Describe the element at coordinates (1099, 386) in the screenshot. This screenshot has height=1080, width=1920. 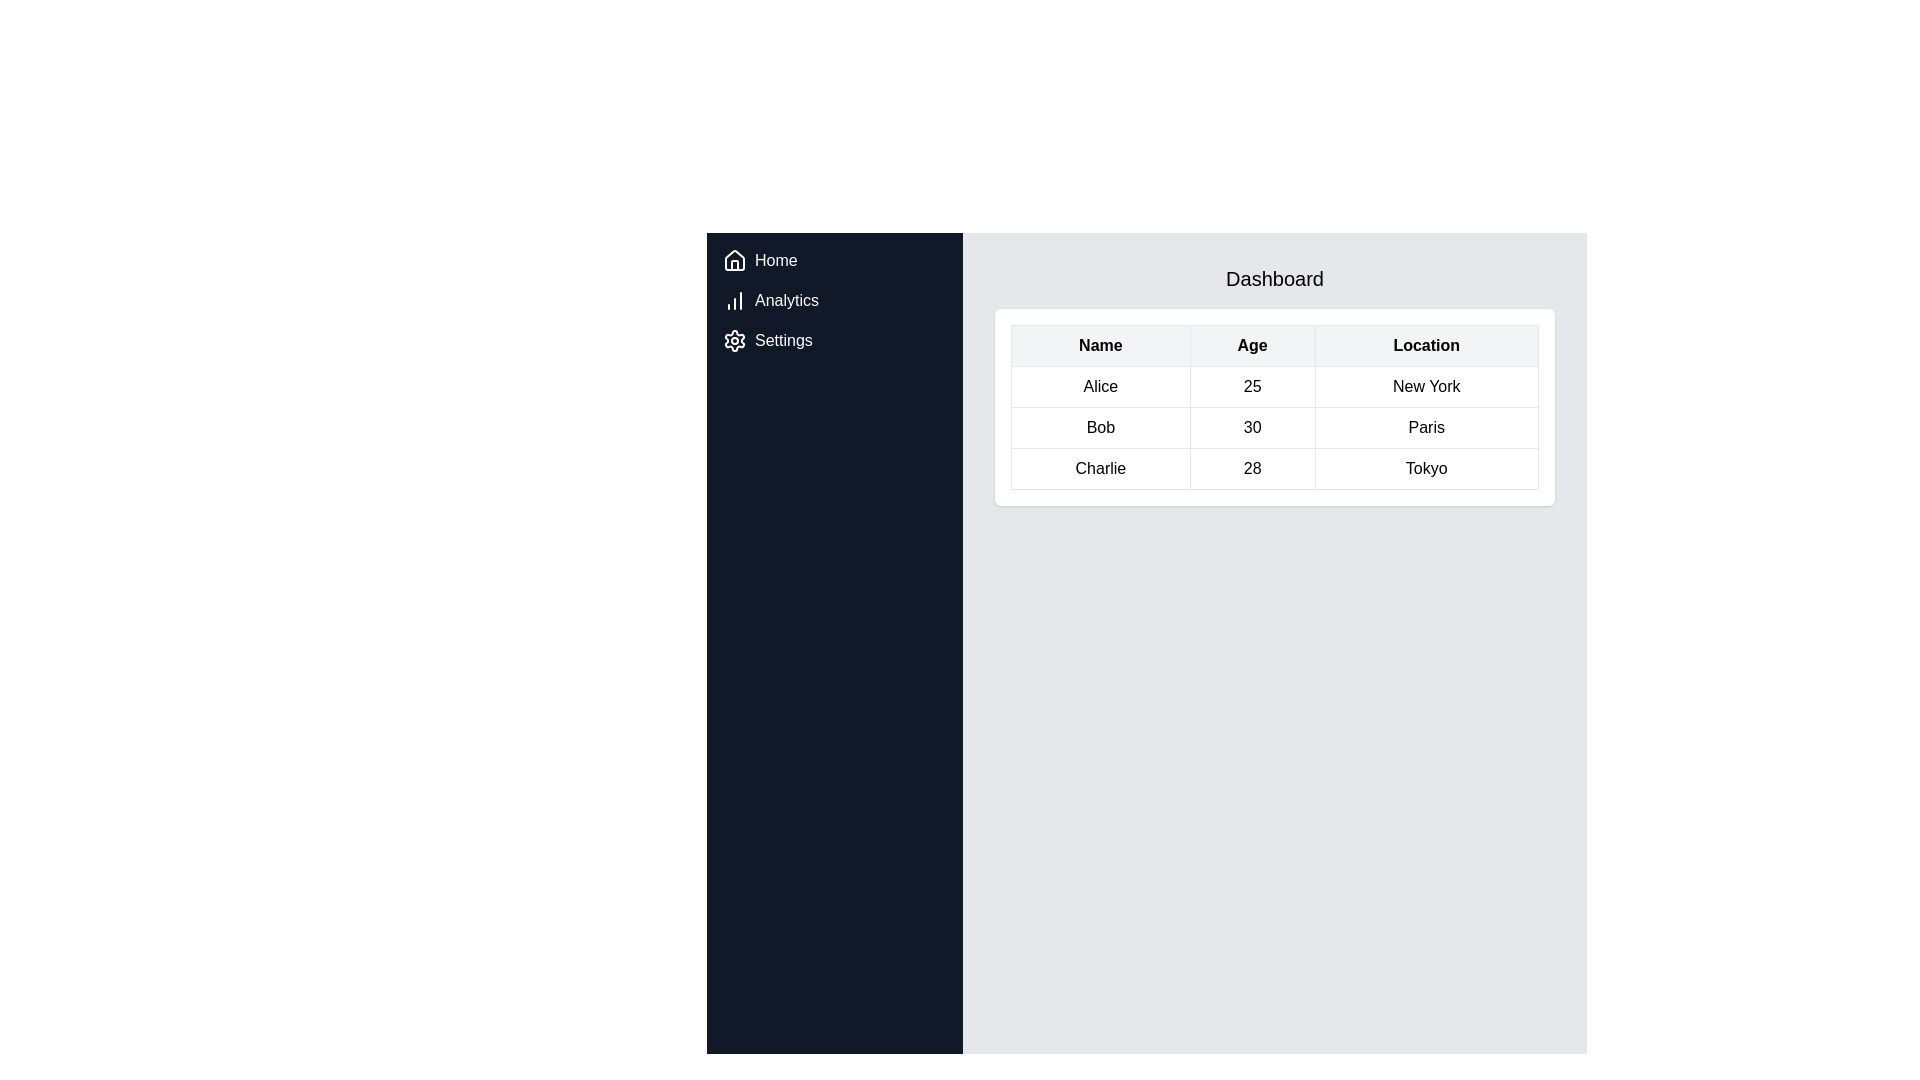
I see `the Text Label displaying the name 'Alice', which is located in the first row and first column of a table structure labeled with headers 'Name', 'Age', and 'Location'` at that location.